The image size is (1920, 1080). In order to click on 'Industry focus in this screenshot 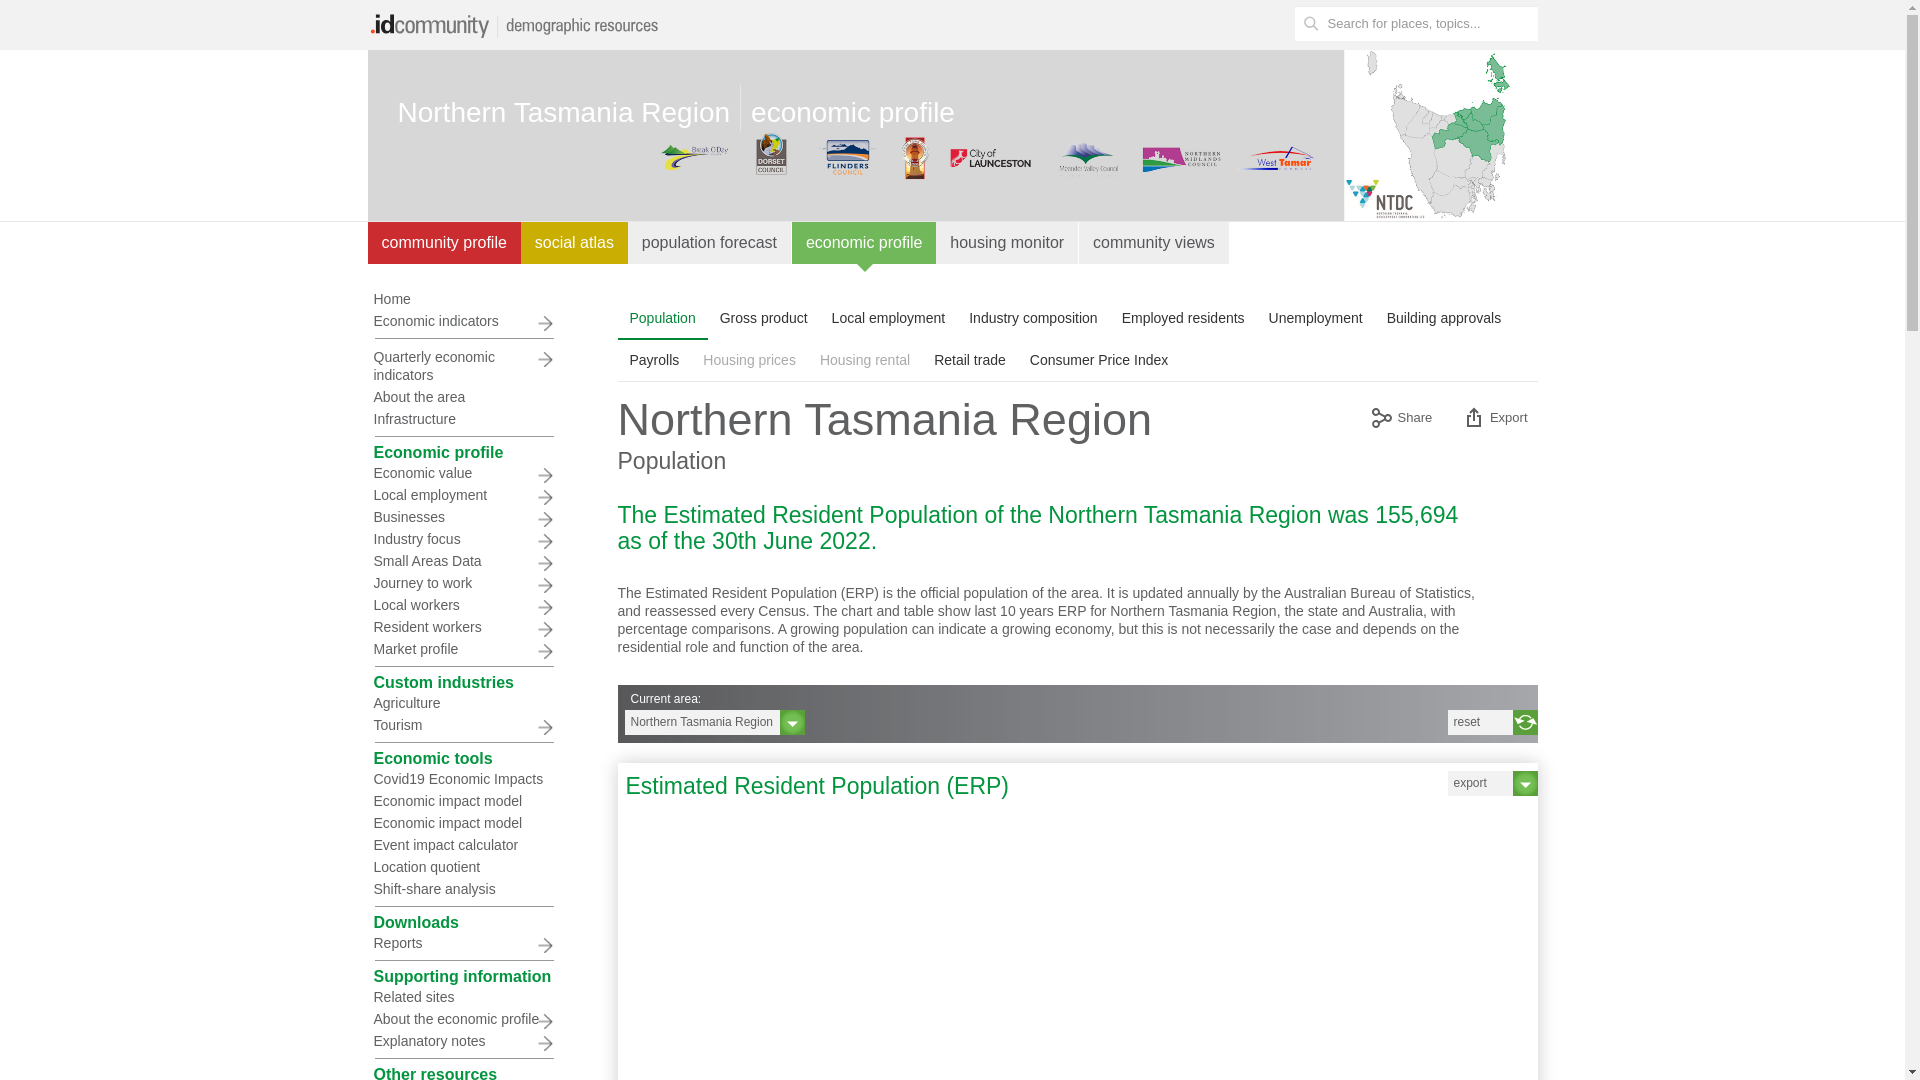, I will do `click(368, 538)`.